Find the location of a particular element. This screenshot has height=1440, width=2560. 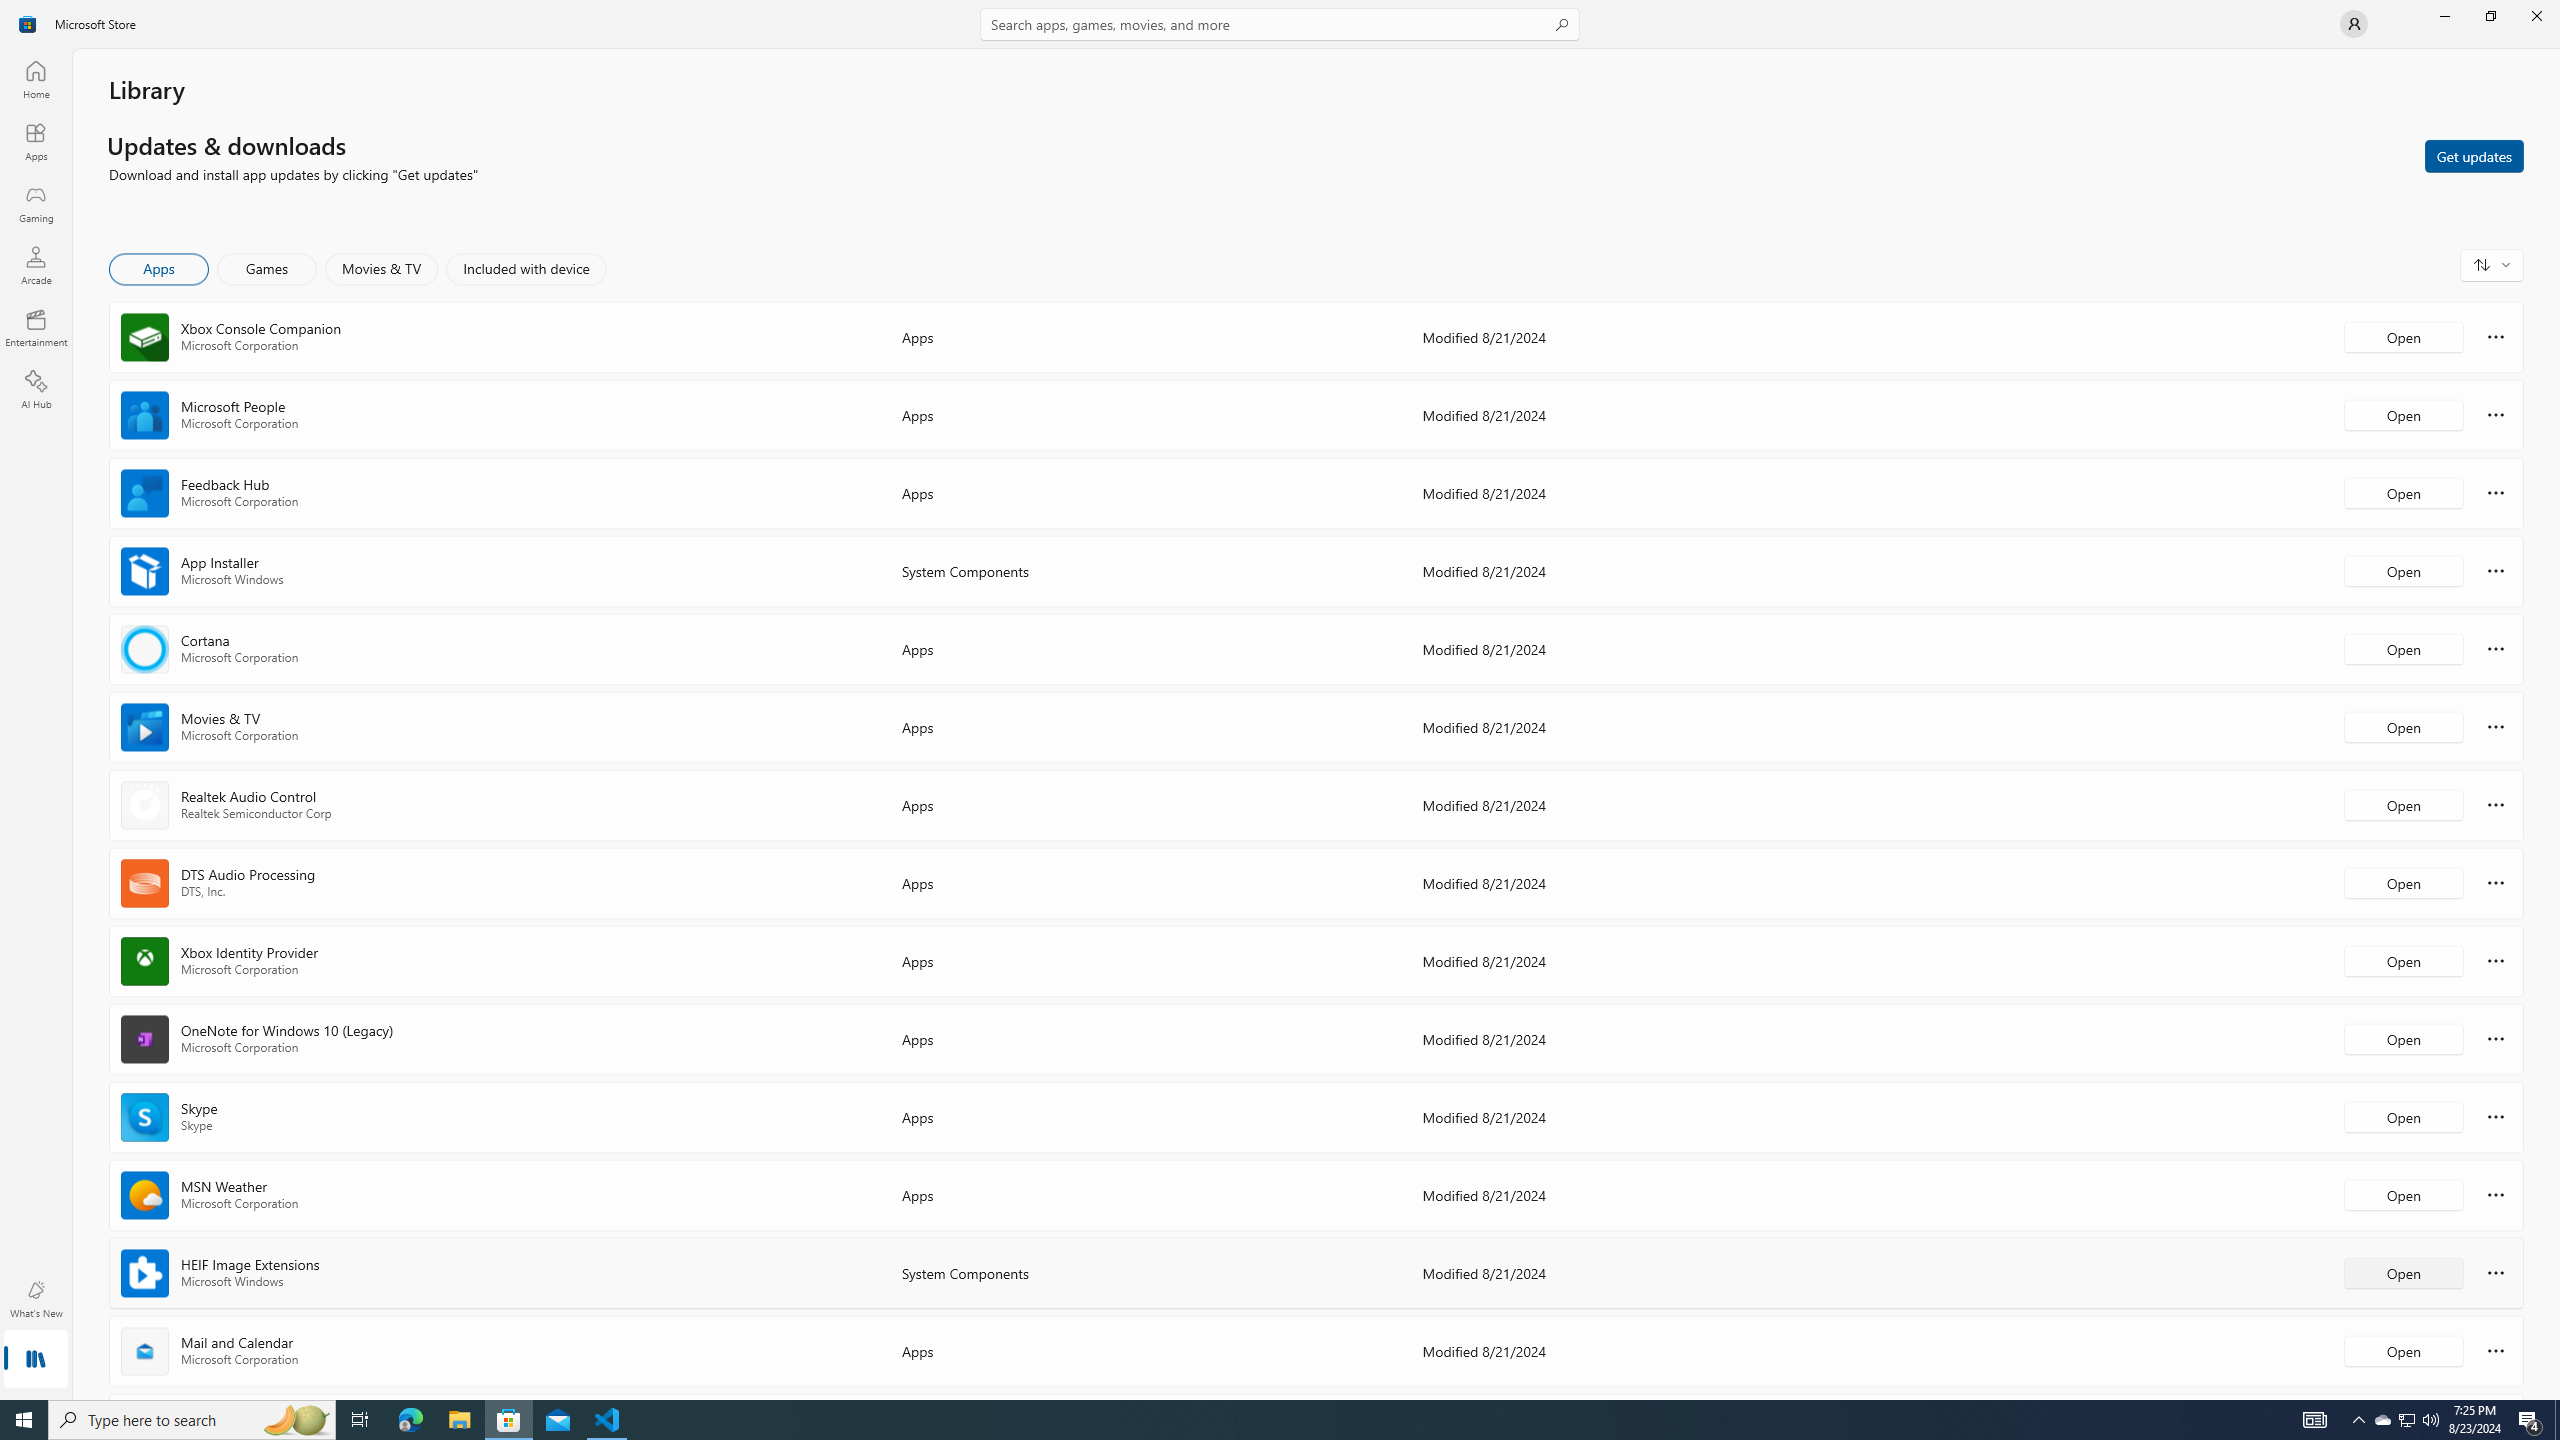

'Included with device' is located at coordinates (525, 268).